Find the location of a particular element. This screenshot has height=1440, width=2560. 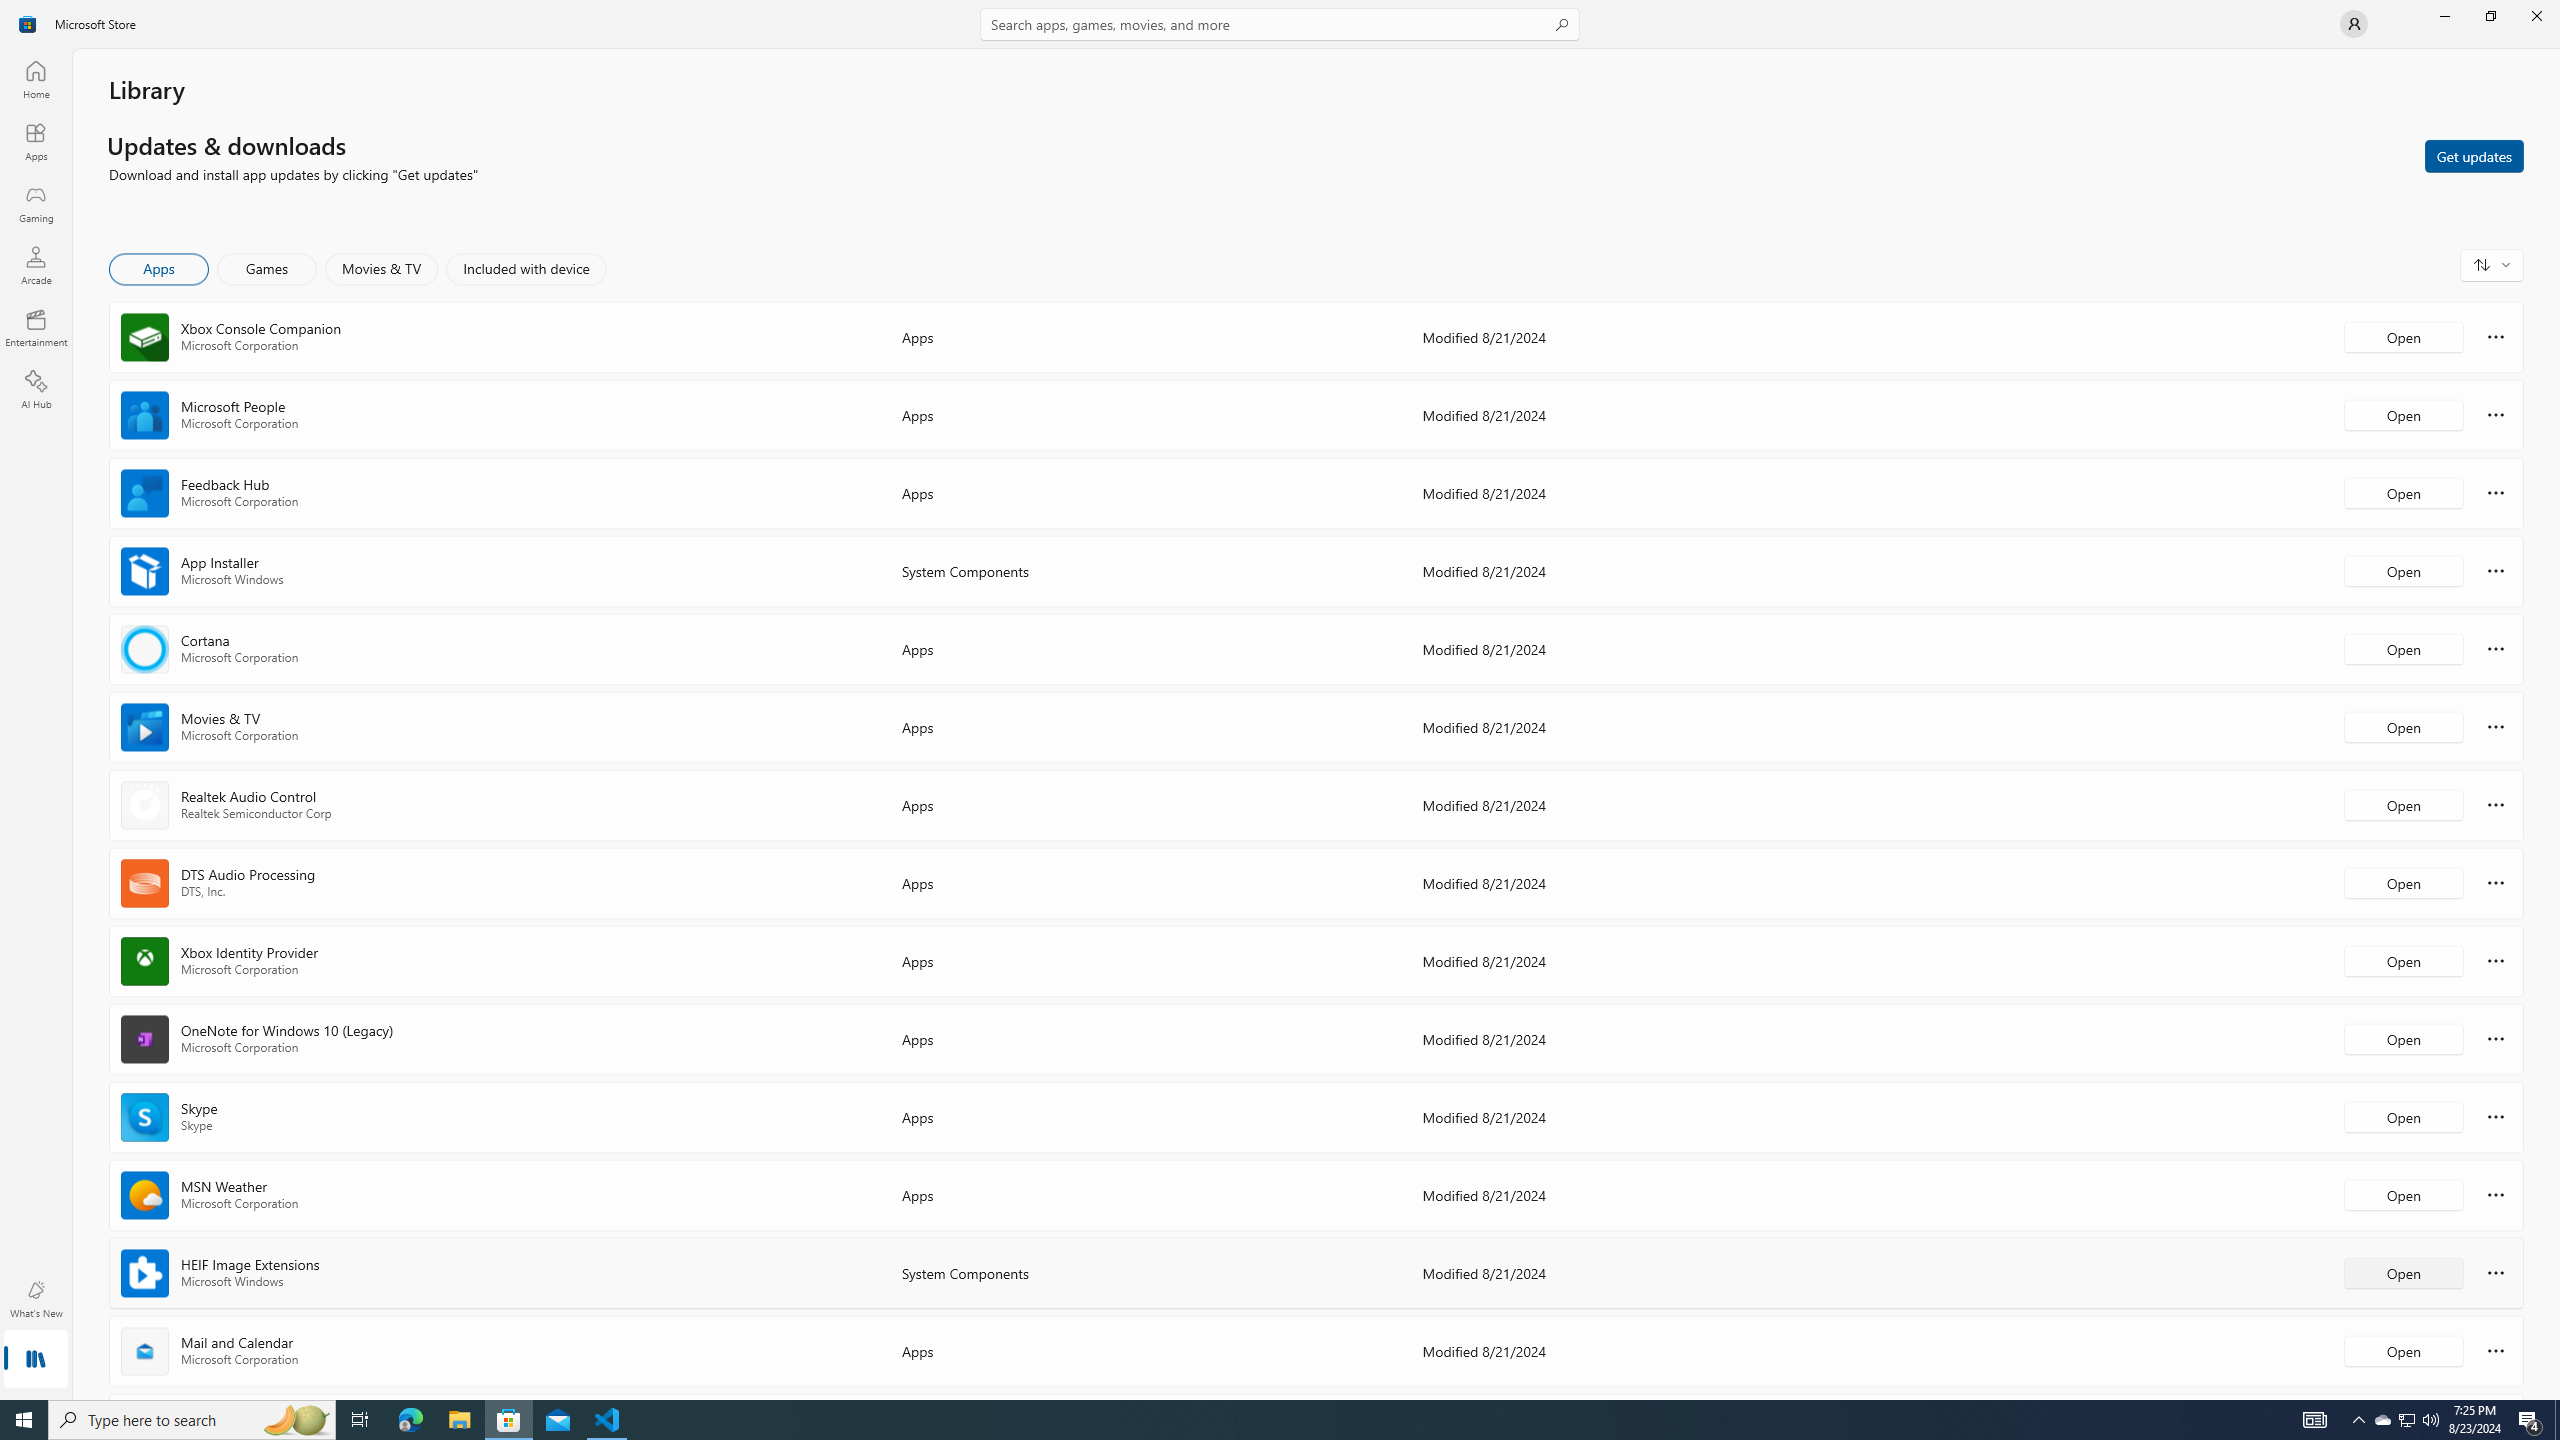

'Included with device' is located at coordinates (525, 268).